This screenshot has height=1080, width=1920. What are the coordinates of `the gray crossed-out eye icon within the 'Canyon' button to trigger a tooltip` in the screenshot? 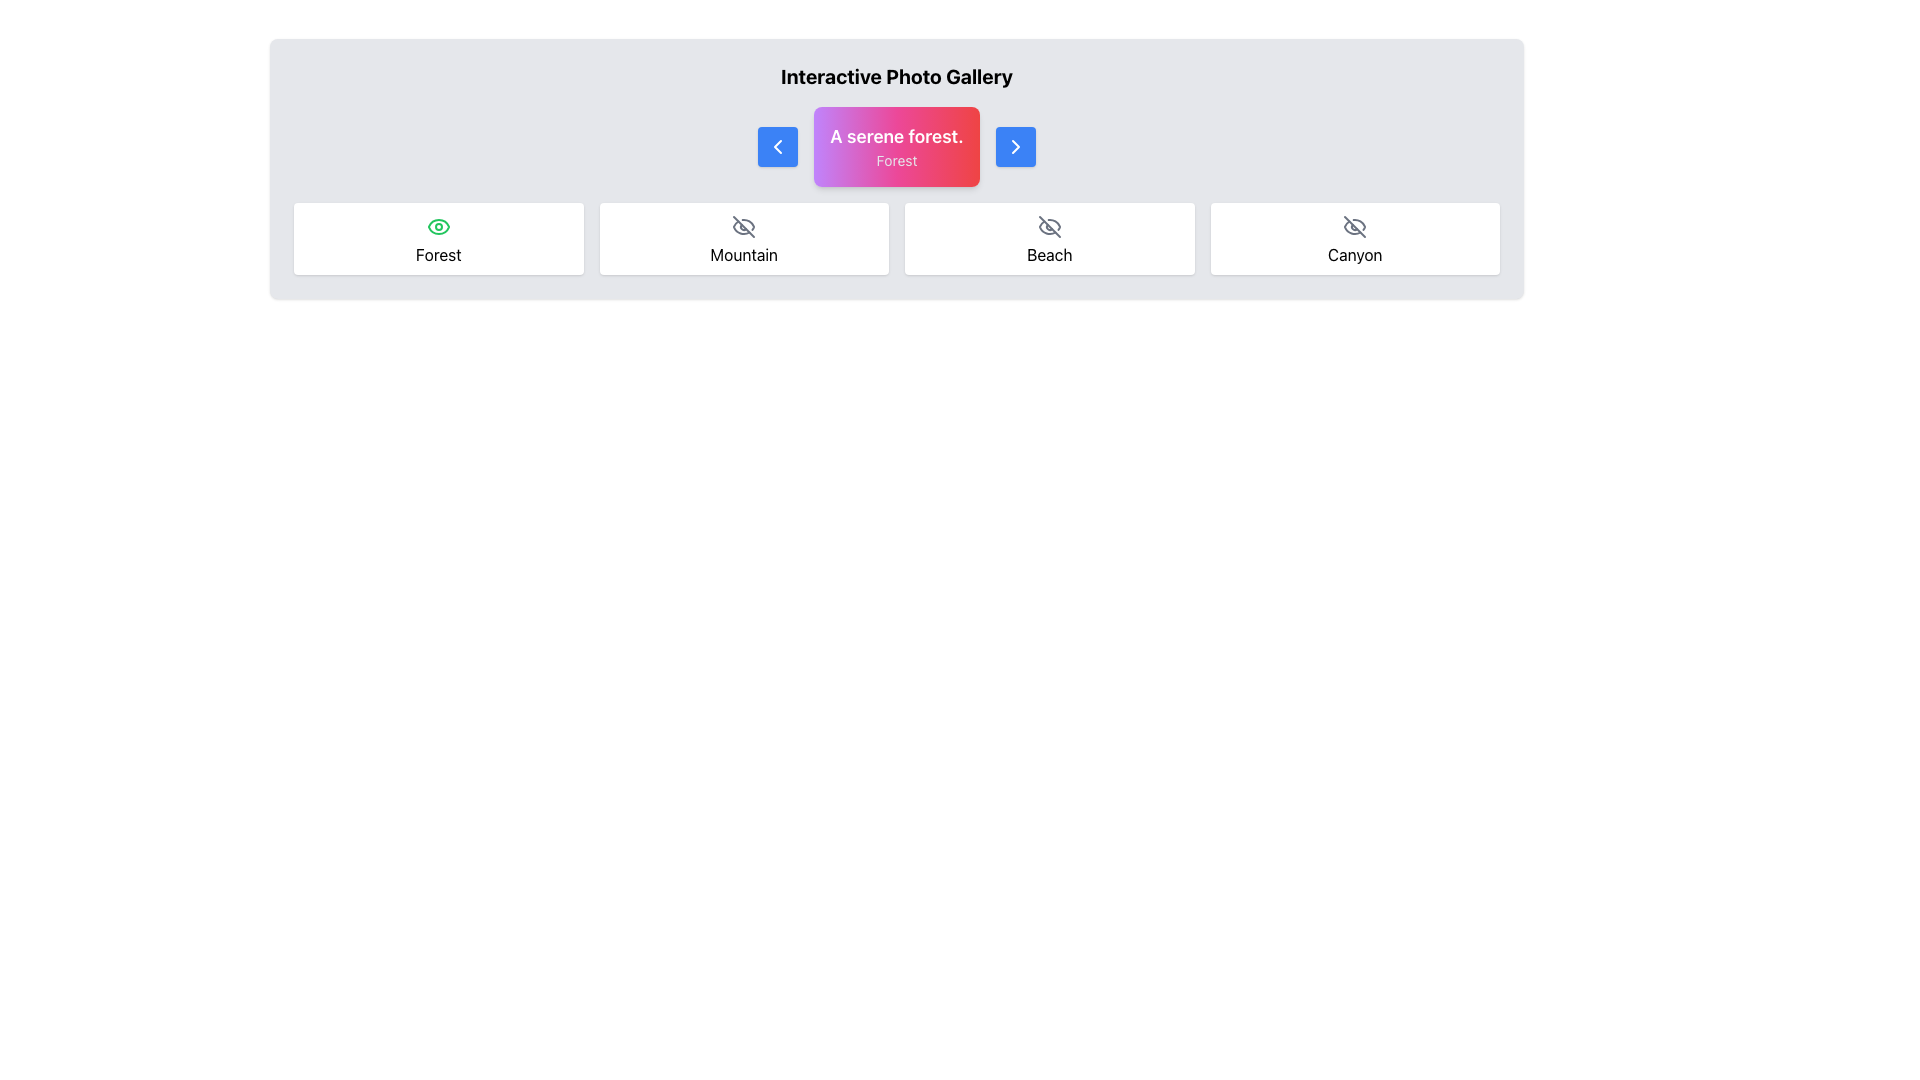 It's located at (1355, 226).